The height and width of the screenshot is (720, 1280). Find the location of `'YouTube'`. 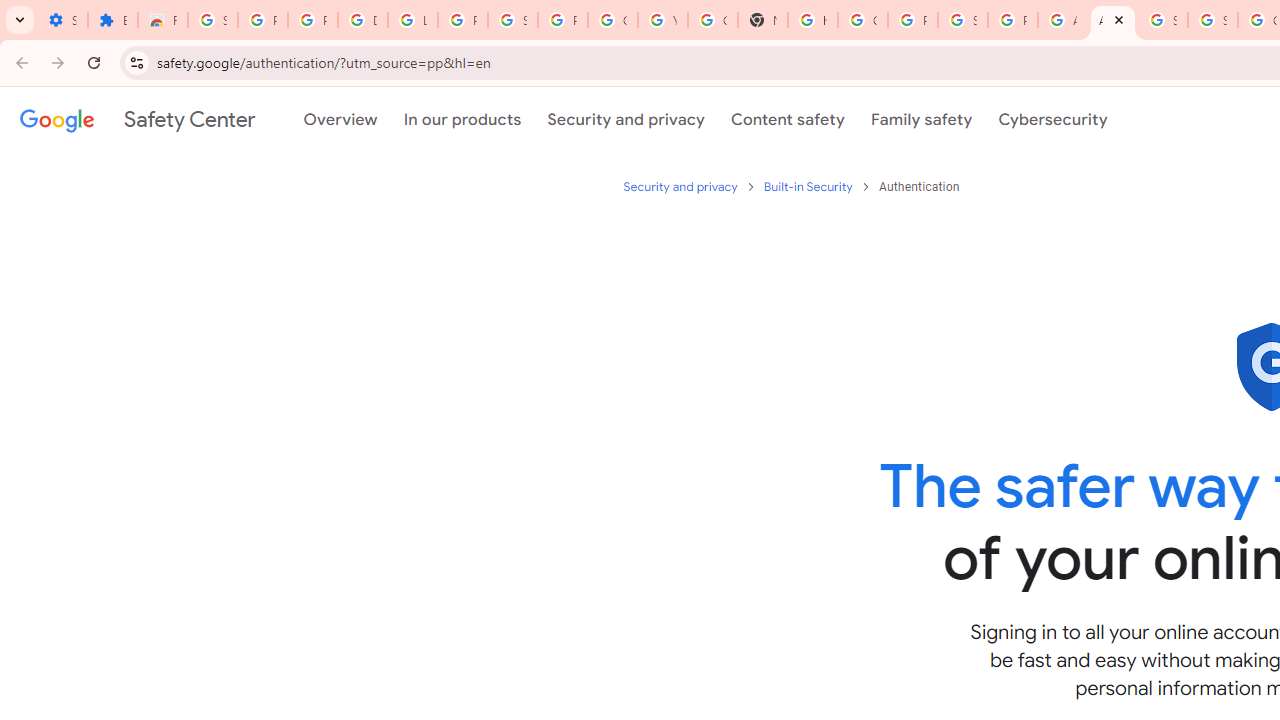

'YouTube' is located at coordinates (663, 20).